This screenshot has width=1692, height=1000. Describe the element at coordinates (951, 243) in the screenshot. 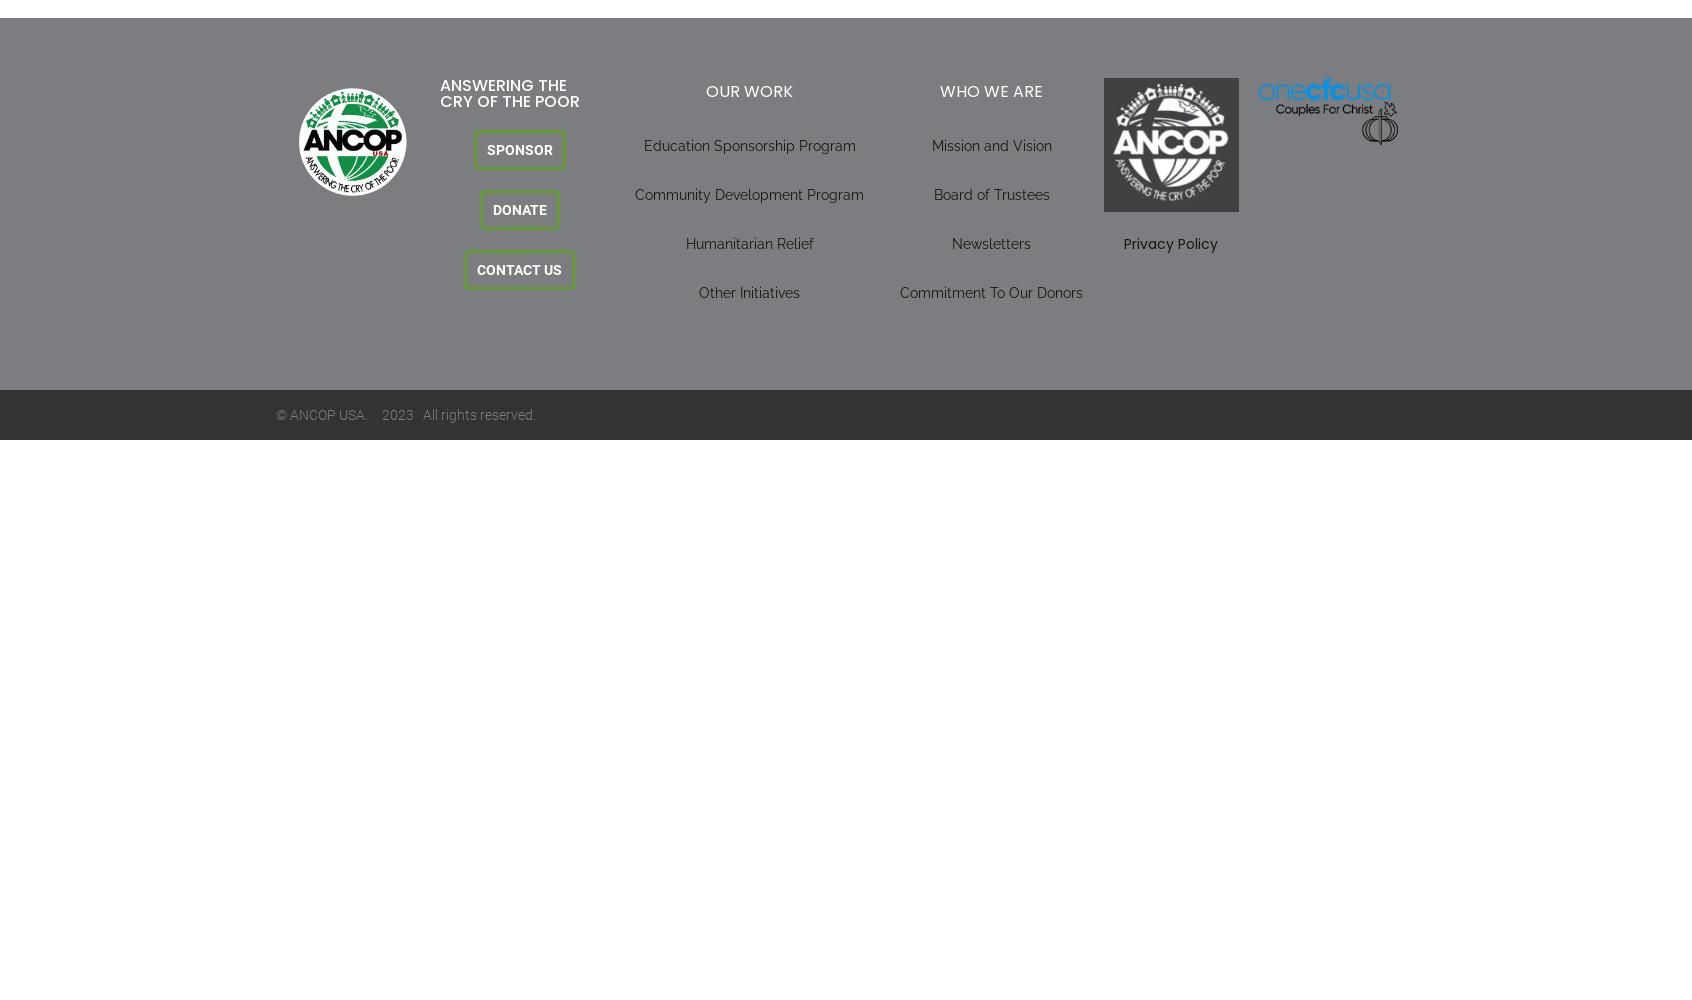

I see `'Newsletters'` at that location.